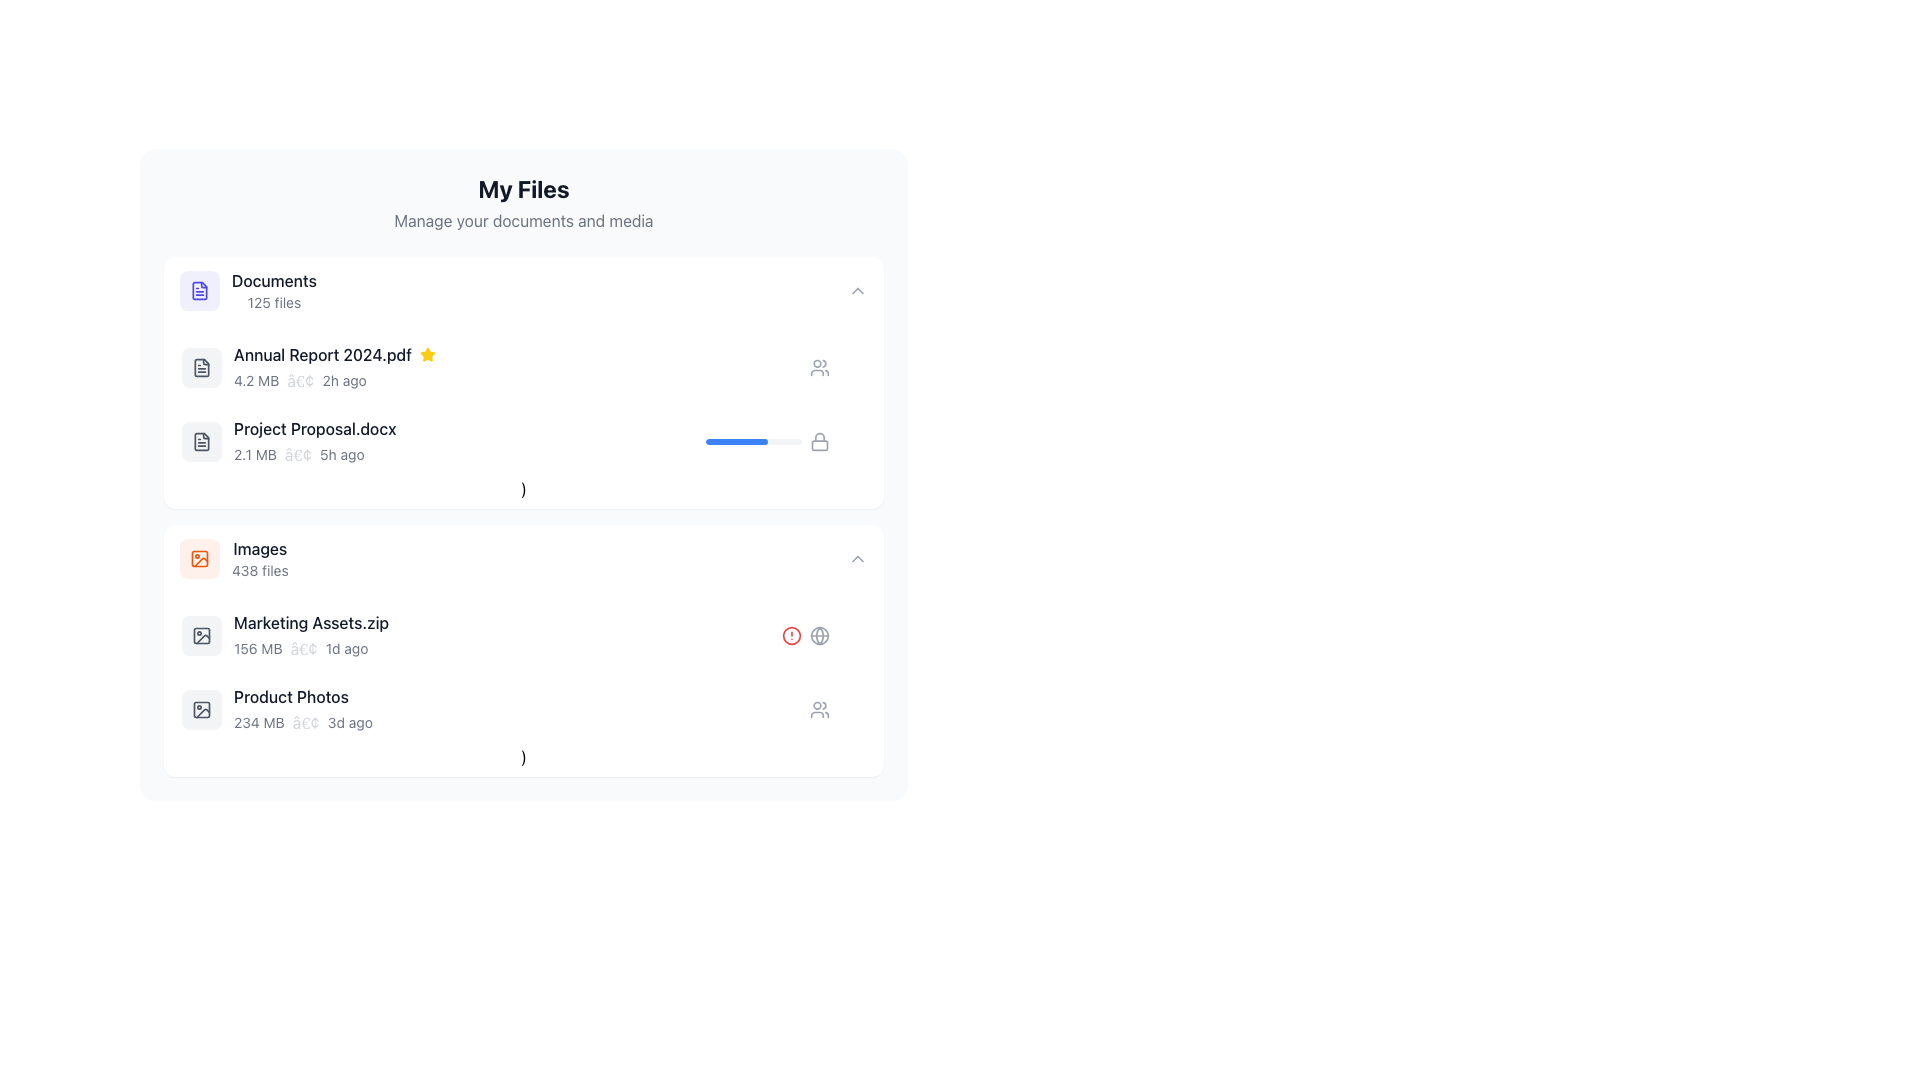 The image size is (1920, 1080). I want to click on decorative status icon located to the right of the 'Annual Report 2024.pdf' text element, so click(426, 353).